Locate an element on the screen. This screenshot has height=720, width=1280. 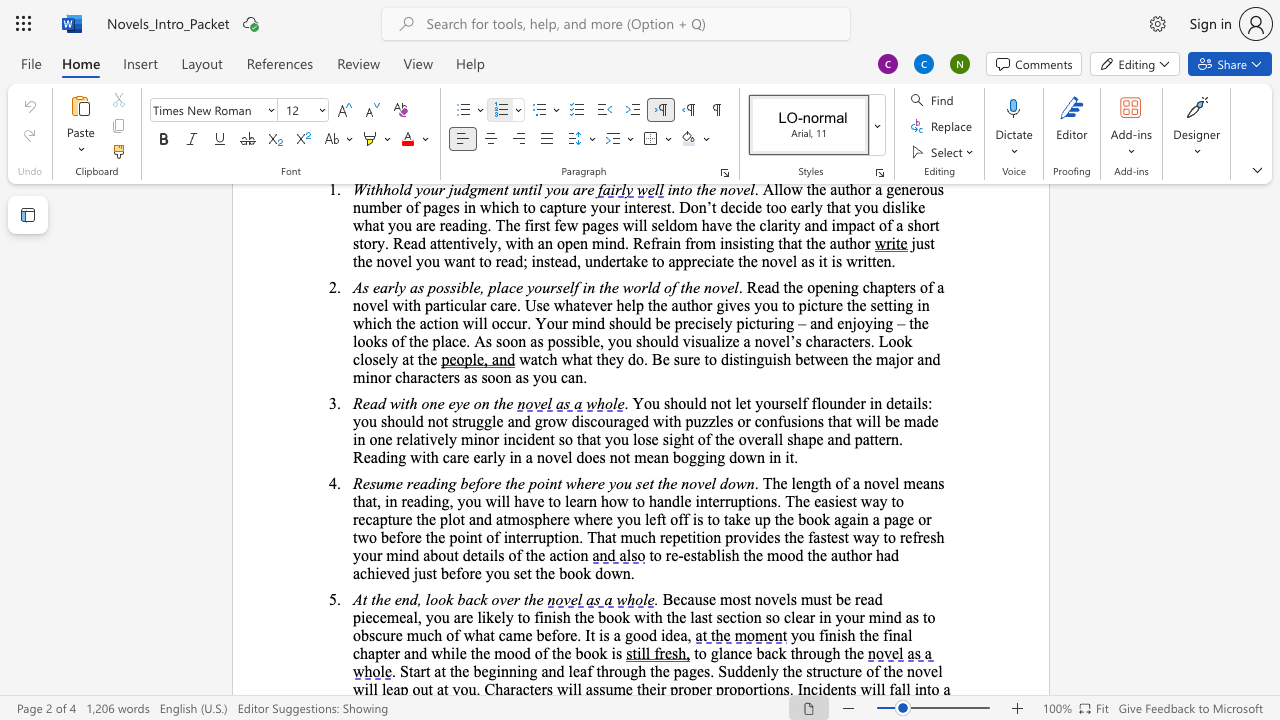
the 1th character "a" in the text is located at coordinates (816, 536).